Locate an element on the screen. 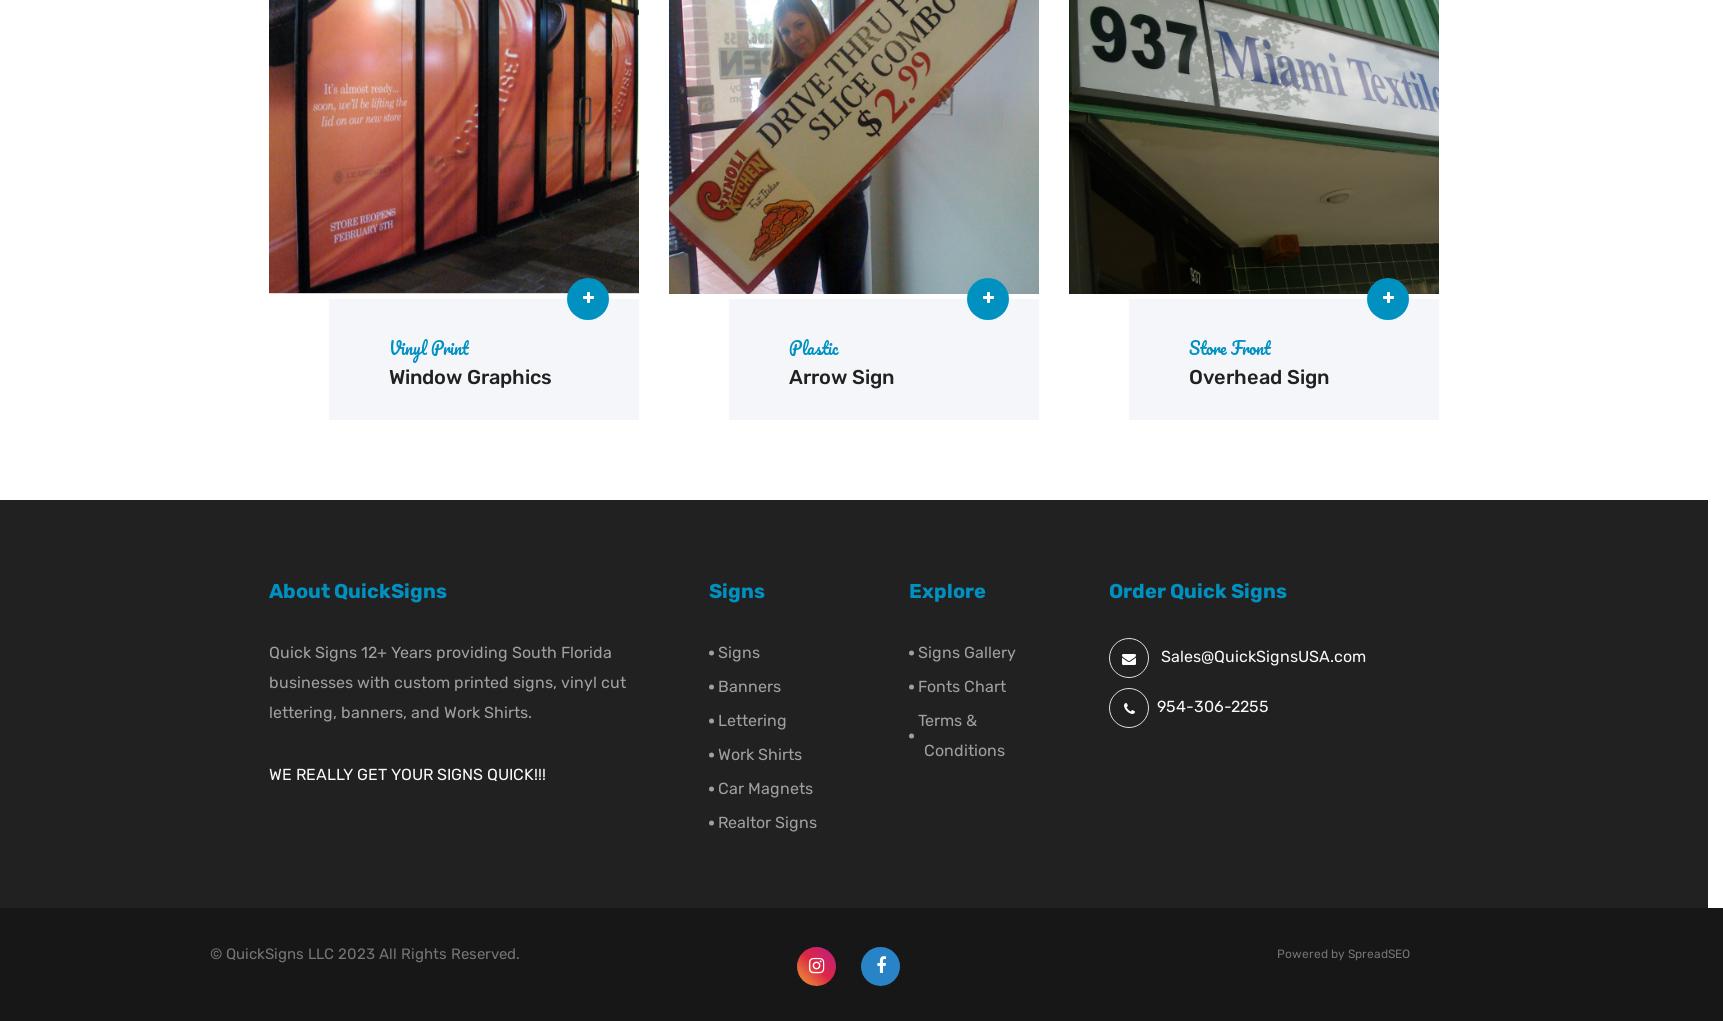  'Overhead Sign' is located at coordinates (1258, 376).